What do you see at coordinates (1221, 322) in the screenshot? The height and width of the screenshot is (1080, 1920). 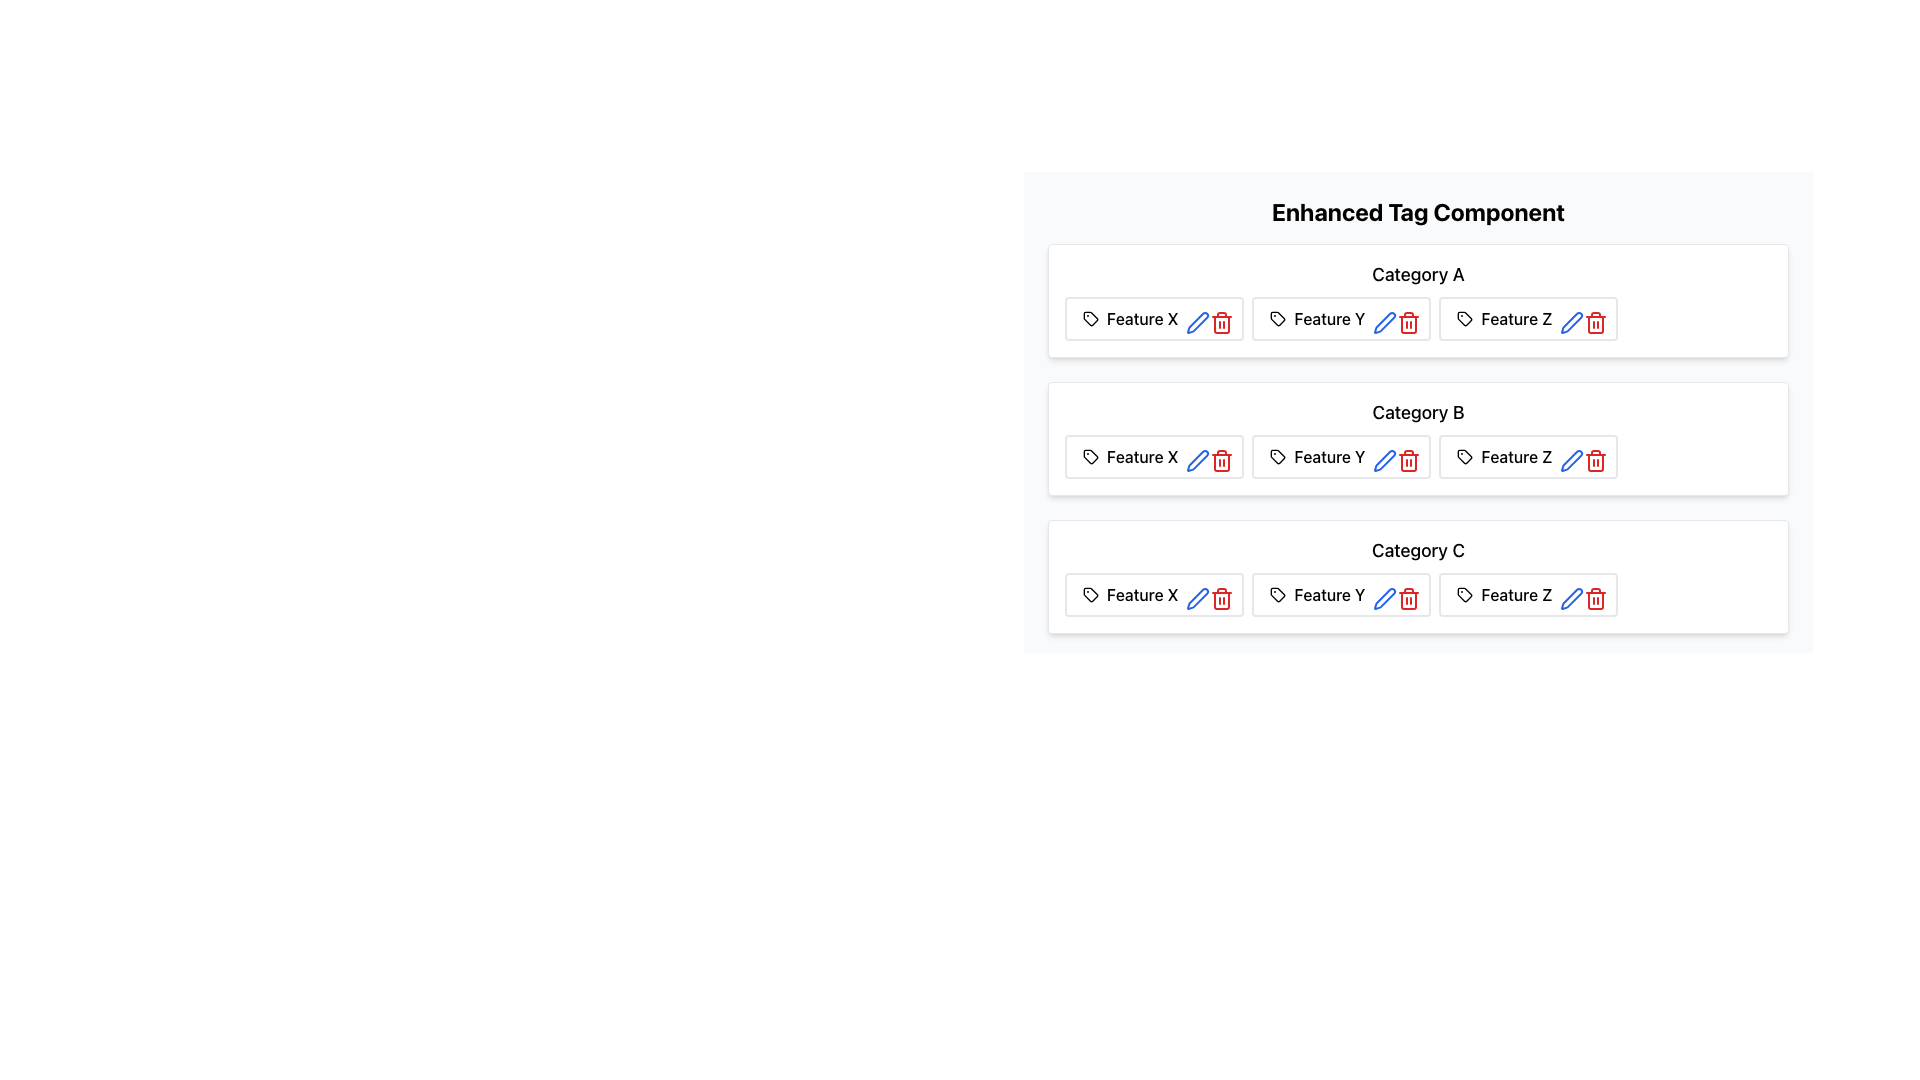 I see `the delete icon button associated with 'Feature X' under 'Category A'` at bounding box center [1221, 322].